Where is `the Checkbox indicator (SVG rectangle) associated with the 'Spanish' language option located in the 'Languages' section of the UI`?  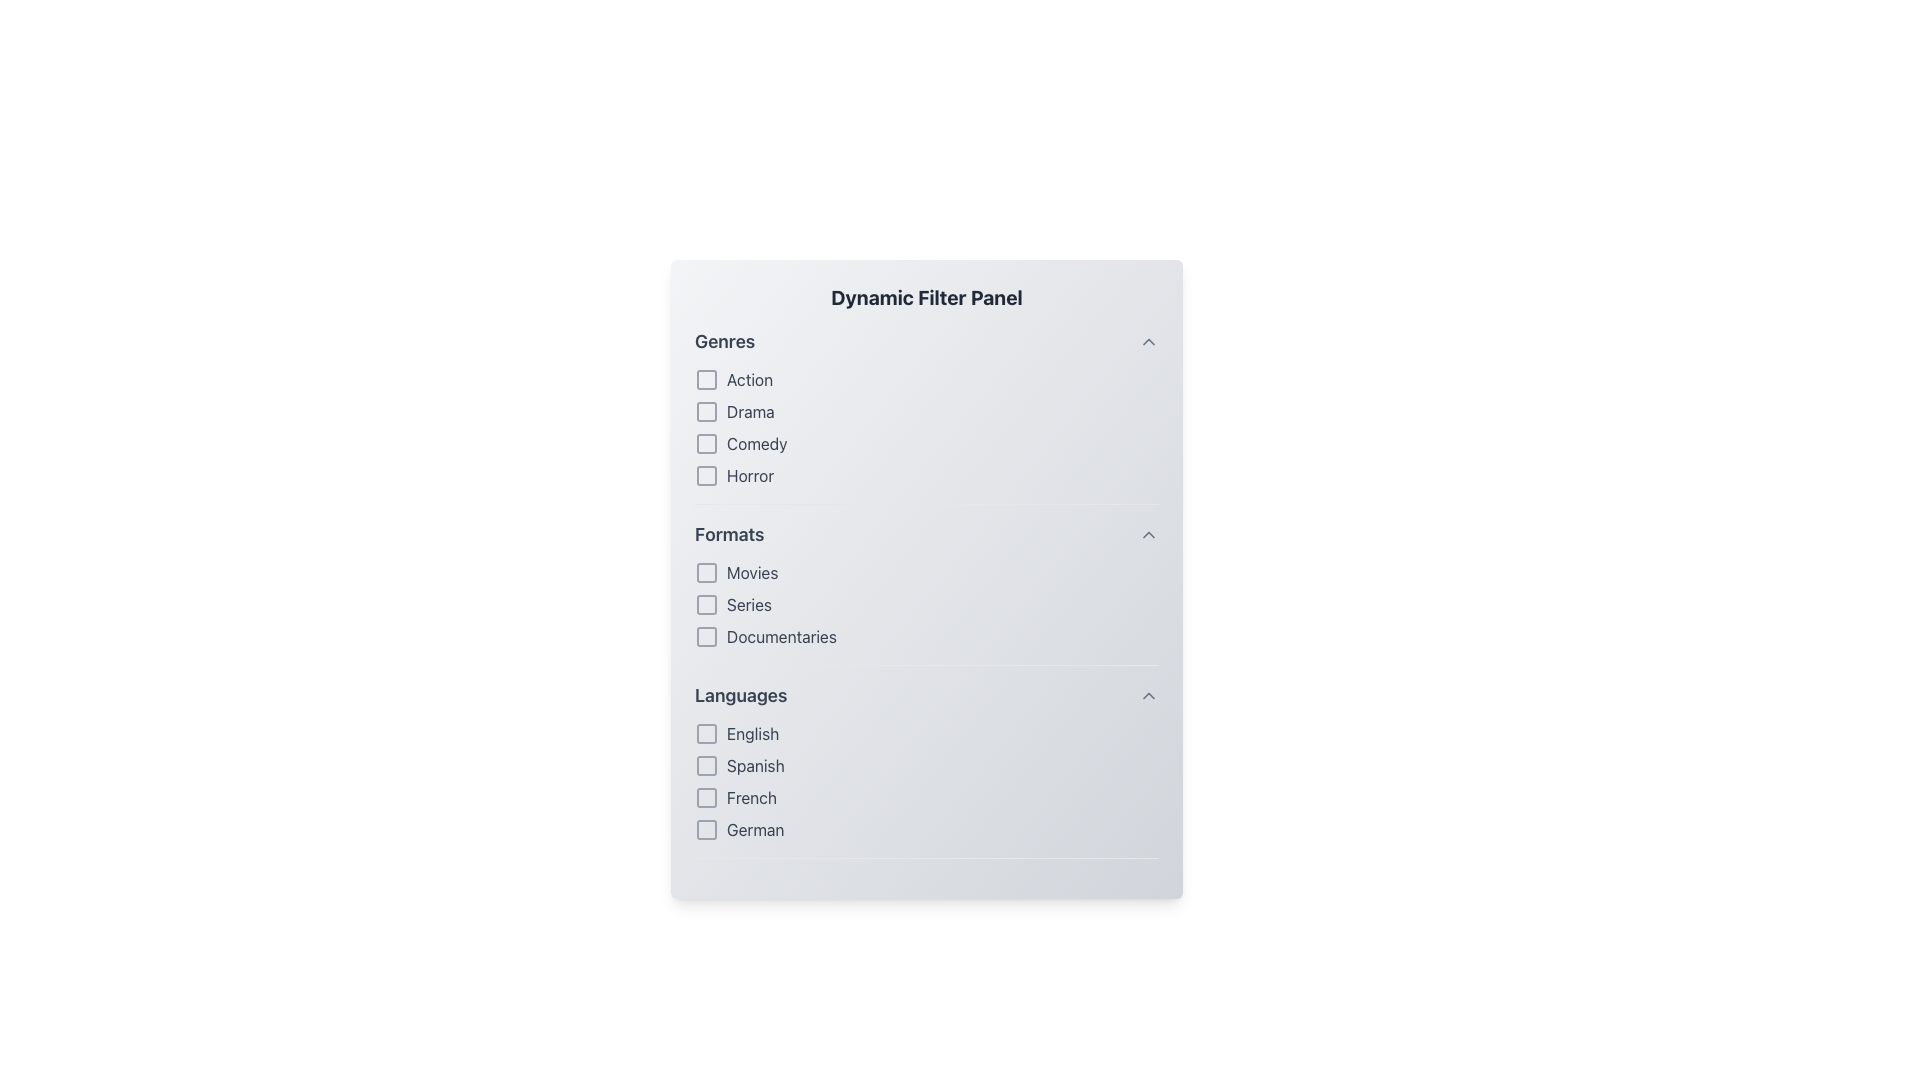 the Checkbox indicator (SVG rectangle) associated with the 'Spanish' language option located in the 'Languages' section of the UI is located at coordinates (706, 765).